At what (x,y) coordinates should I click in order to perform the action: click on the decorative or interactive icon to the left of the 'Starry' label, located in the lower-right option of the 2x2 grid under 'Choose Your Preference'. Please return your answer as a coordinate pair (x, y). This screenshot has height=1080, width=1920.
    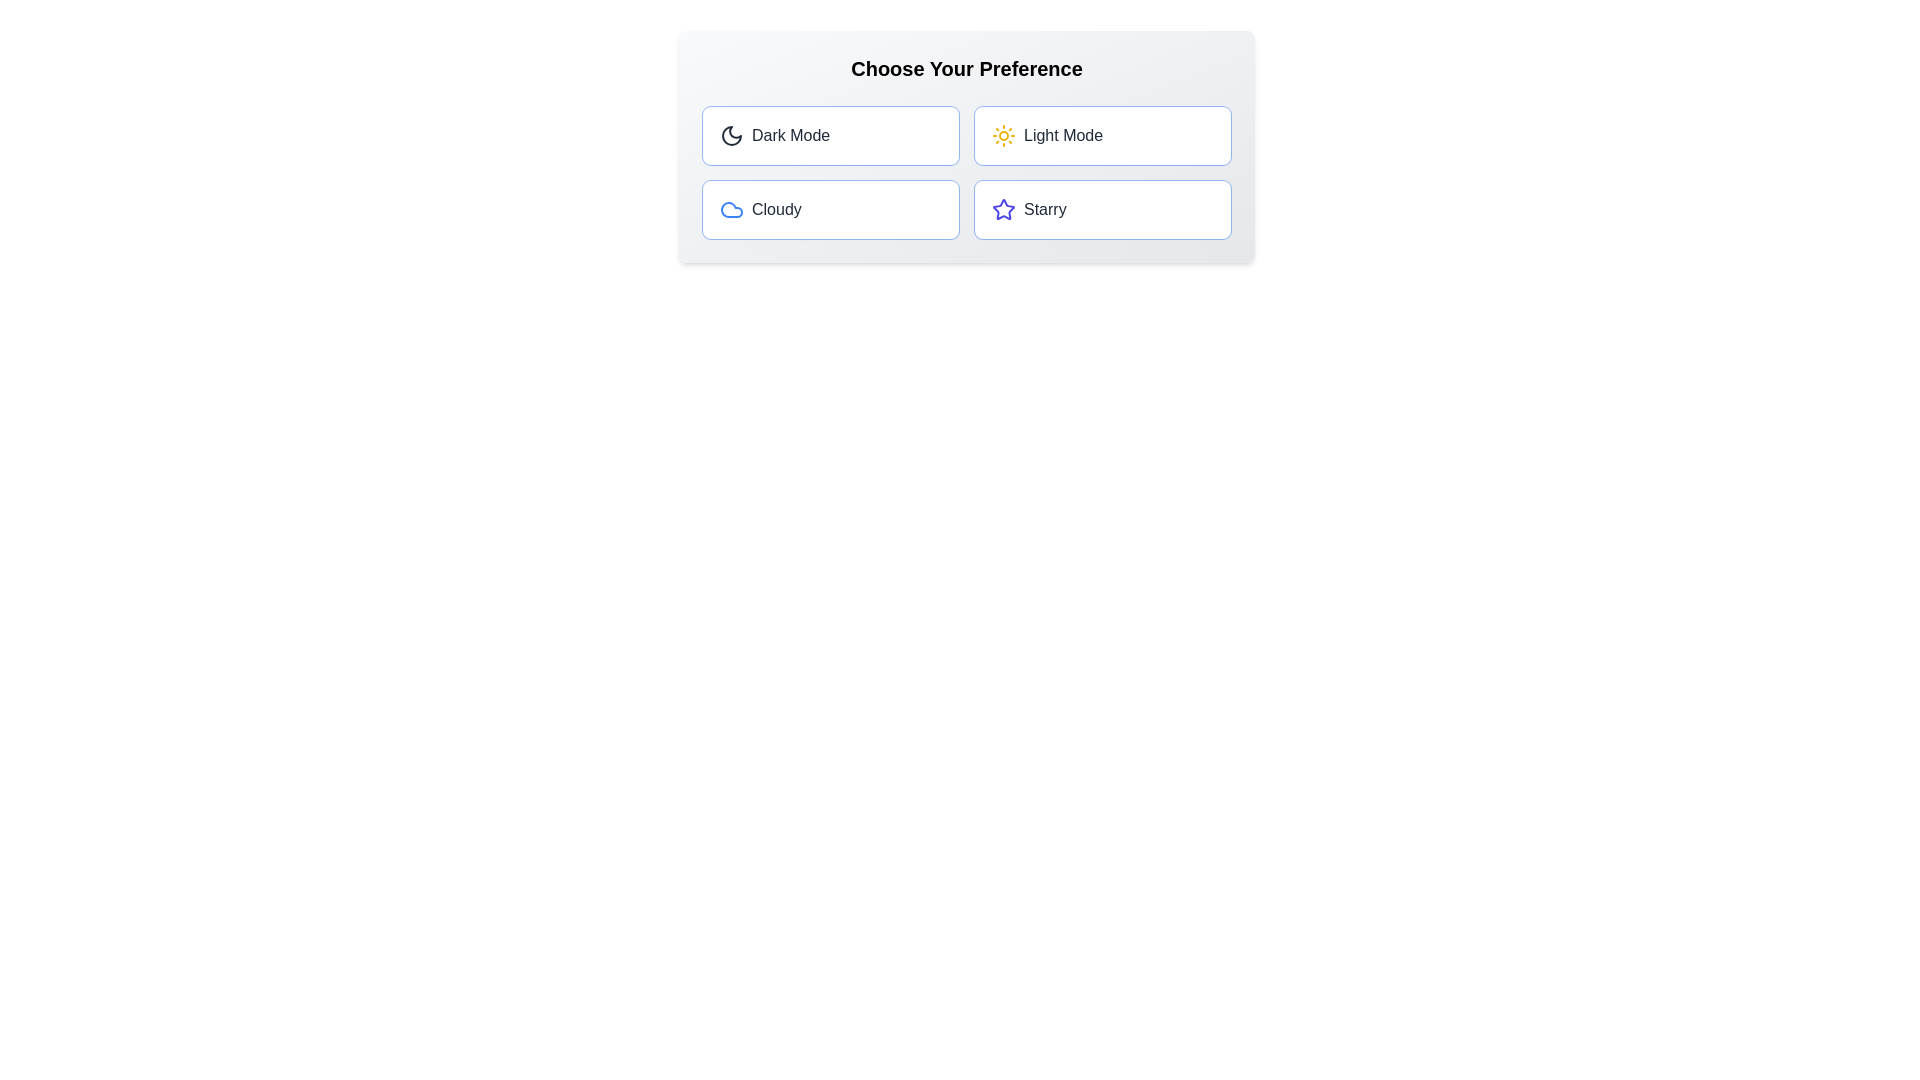
    Looking at the image, I should click on (1003, 209).